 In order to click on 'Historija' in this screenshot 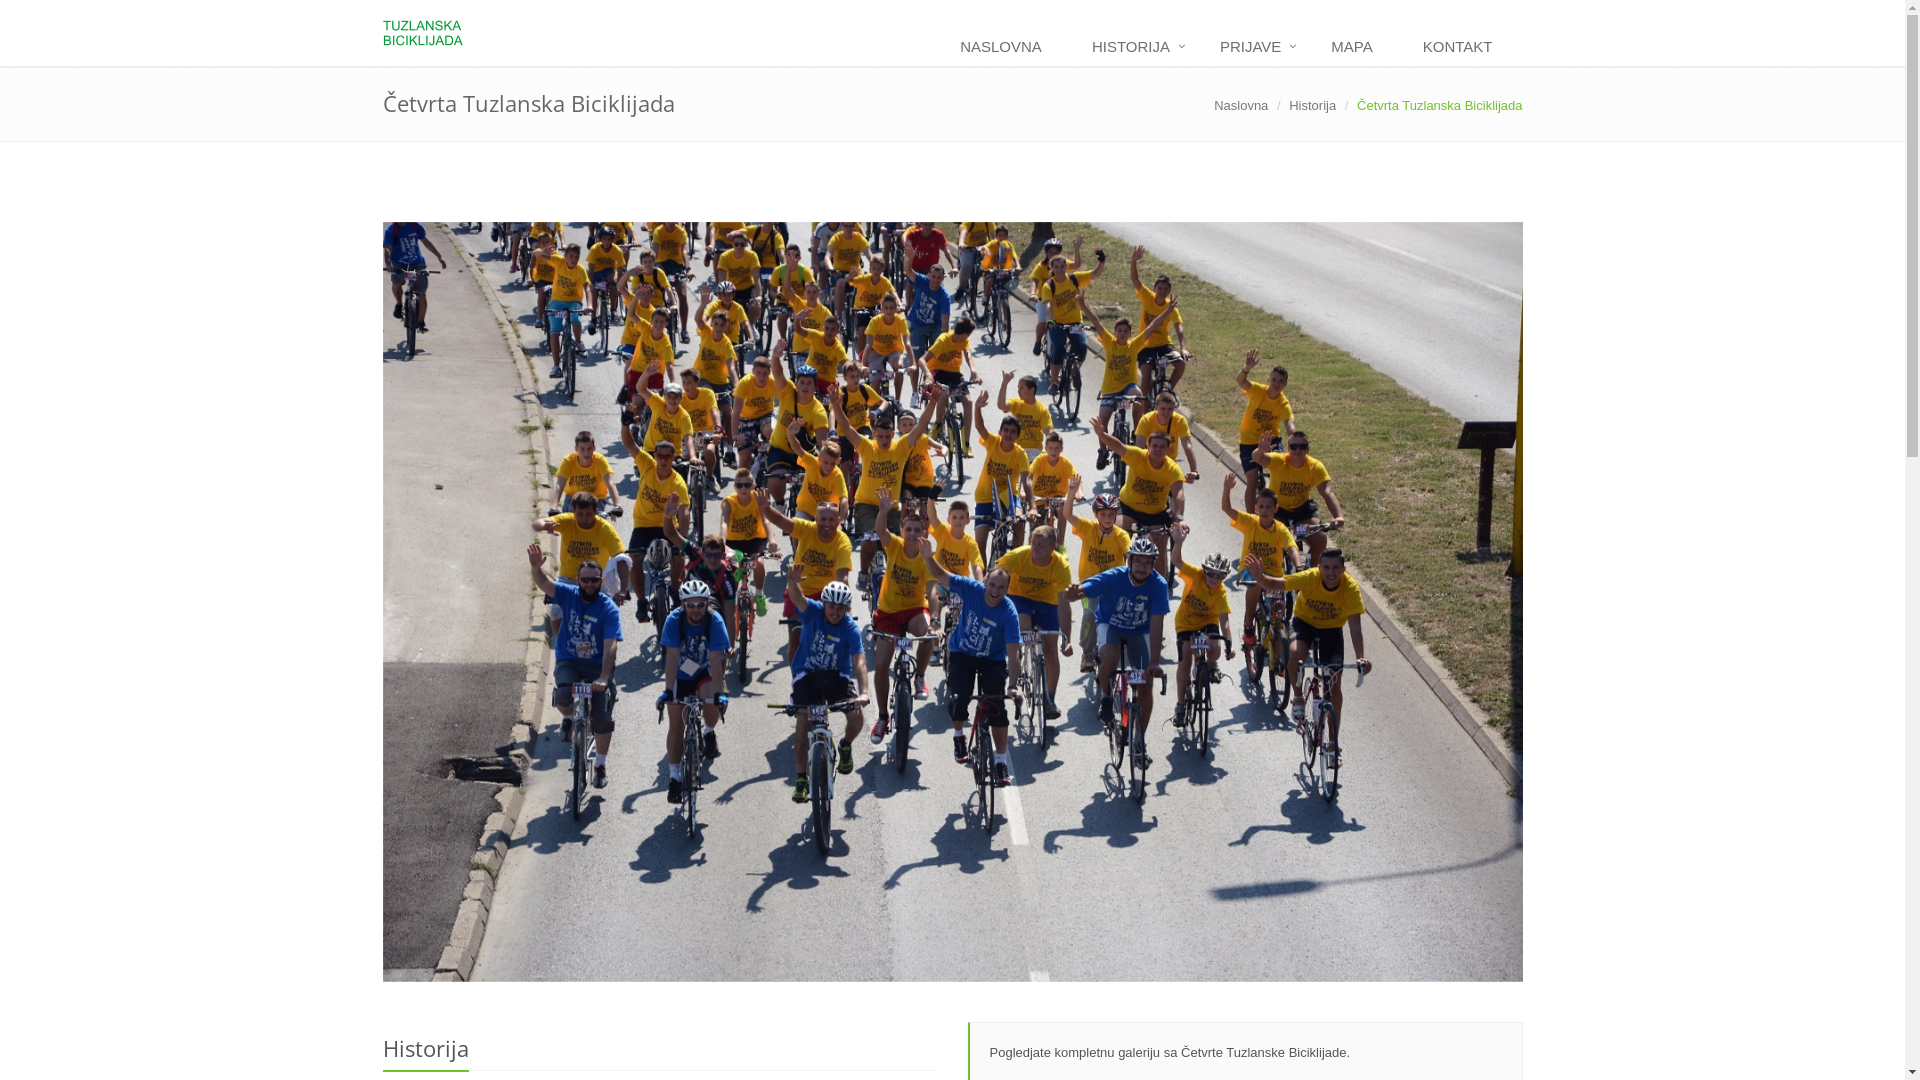, I will do `click(1312, 105)`.